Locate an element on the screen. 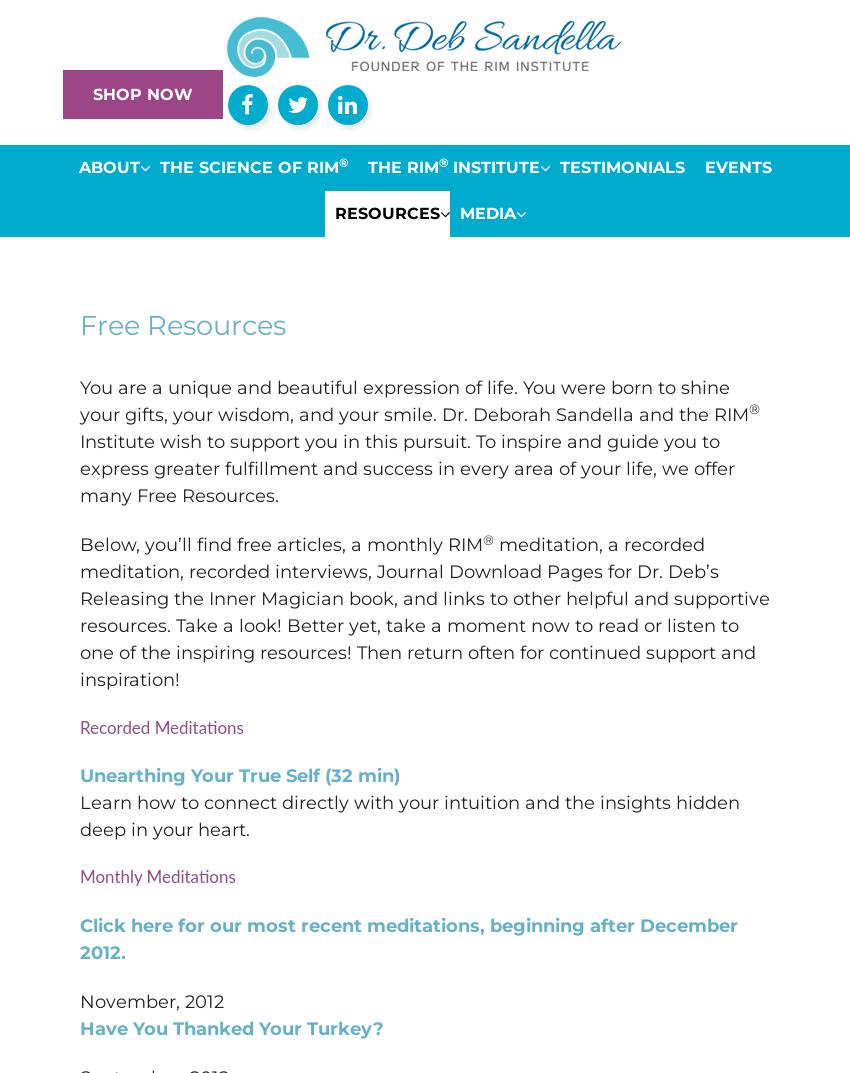  'Unearthing Your True Self (32 min)' is located at coordinates (240, 774).